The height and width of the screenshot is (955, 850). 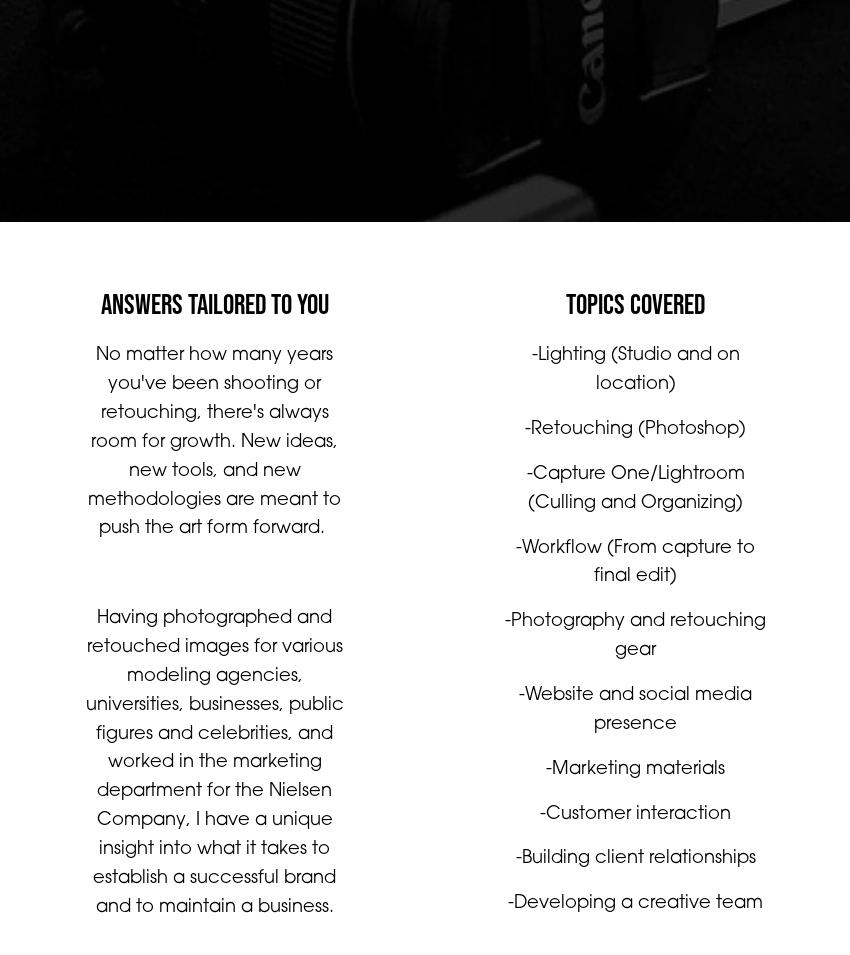 What do you see at coordinates (518, 729) in the screenshot?
I see `'-Website and social media presence'` at bounding box center [518, 729].